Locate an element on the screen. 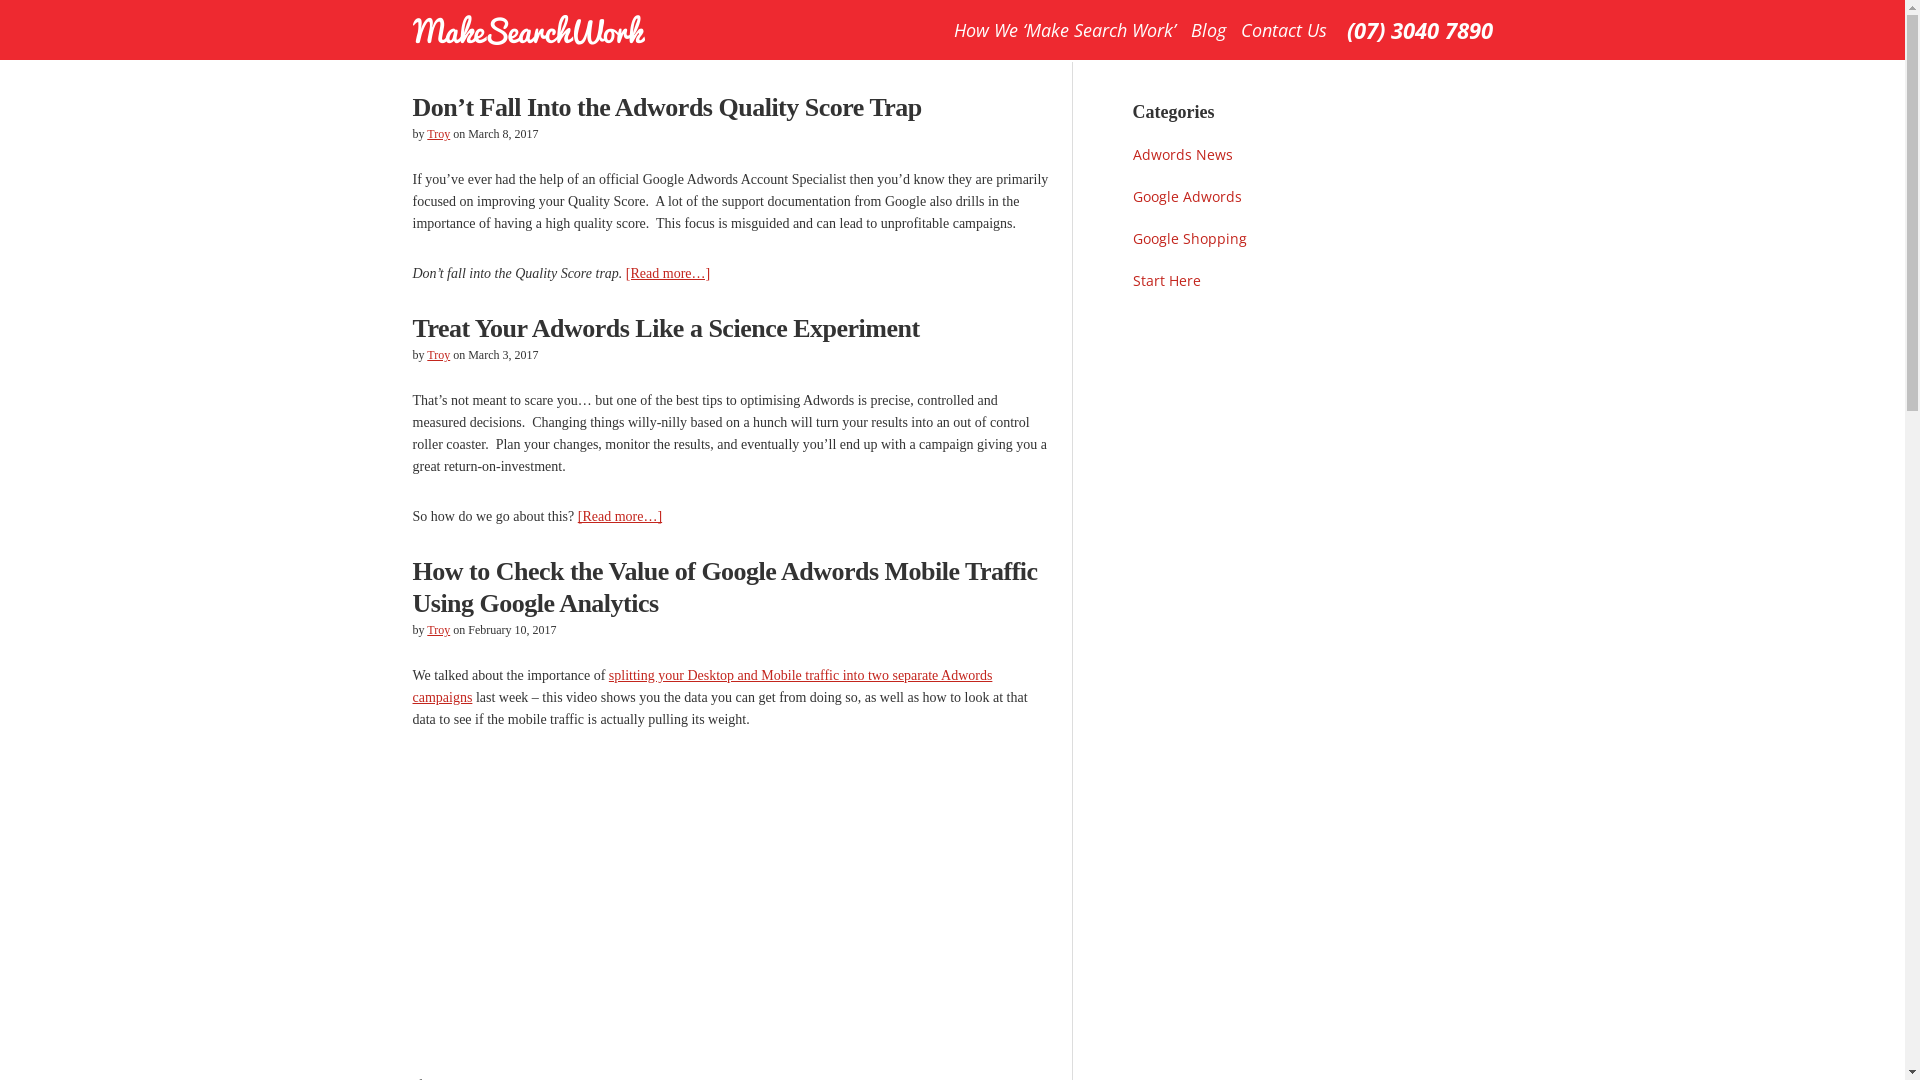 This screenshot has height=1080, width=1920. 'Adwords News' is located at coordinates (1181, 153).